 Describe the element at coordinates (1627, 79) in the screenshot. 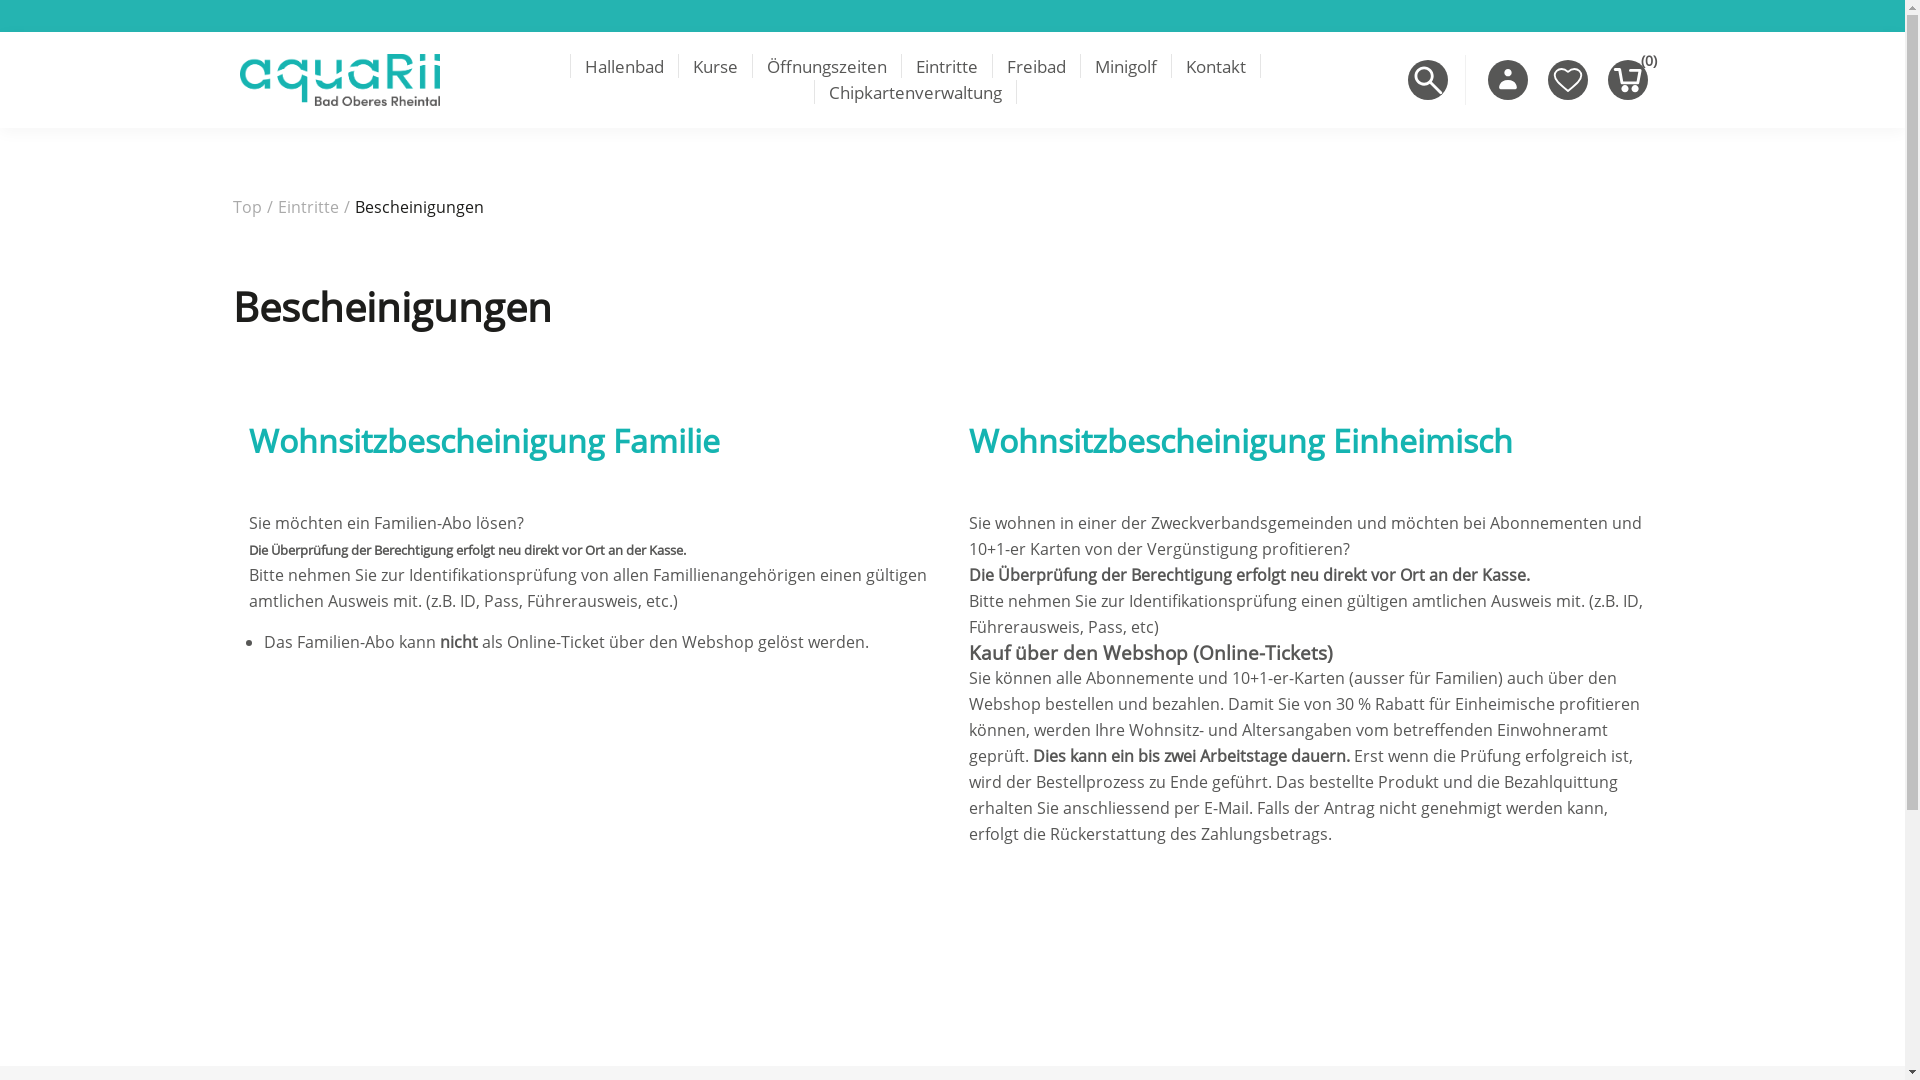

I see `'Warenkorb` at that location.